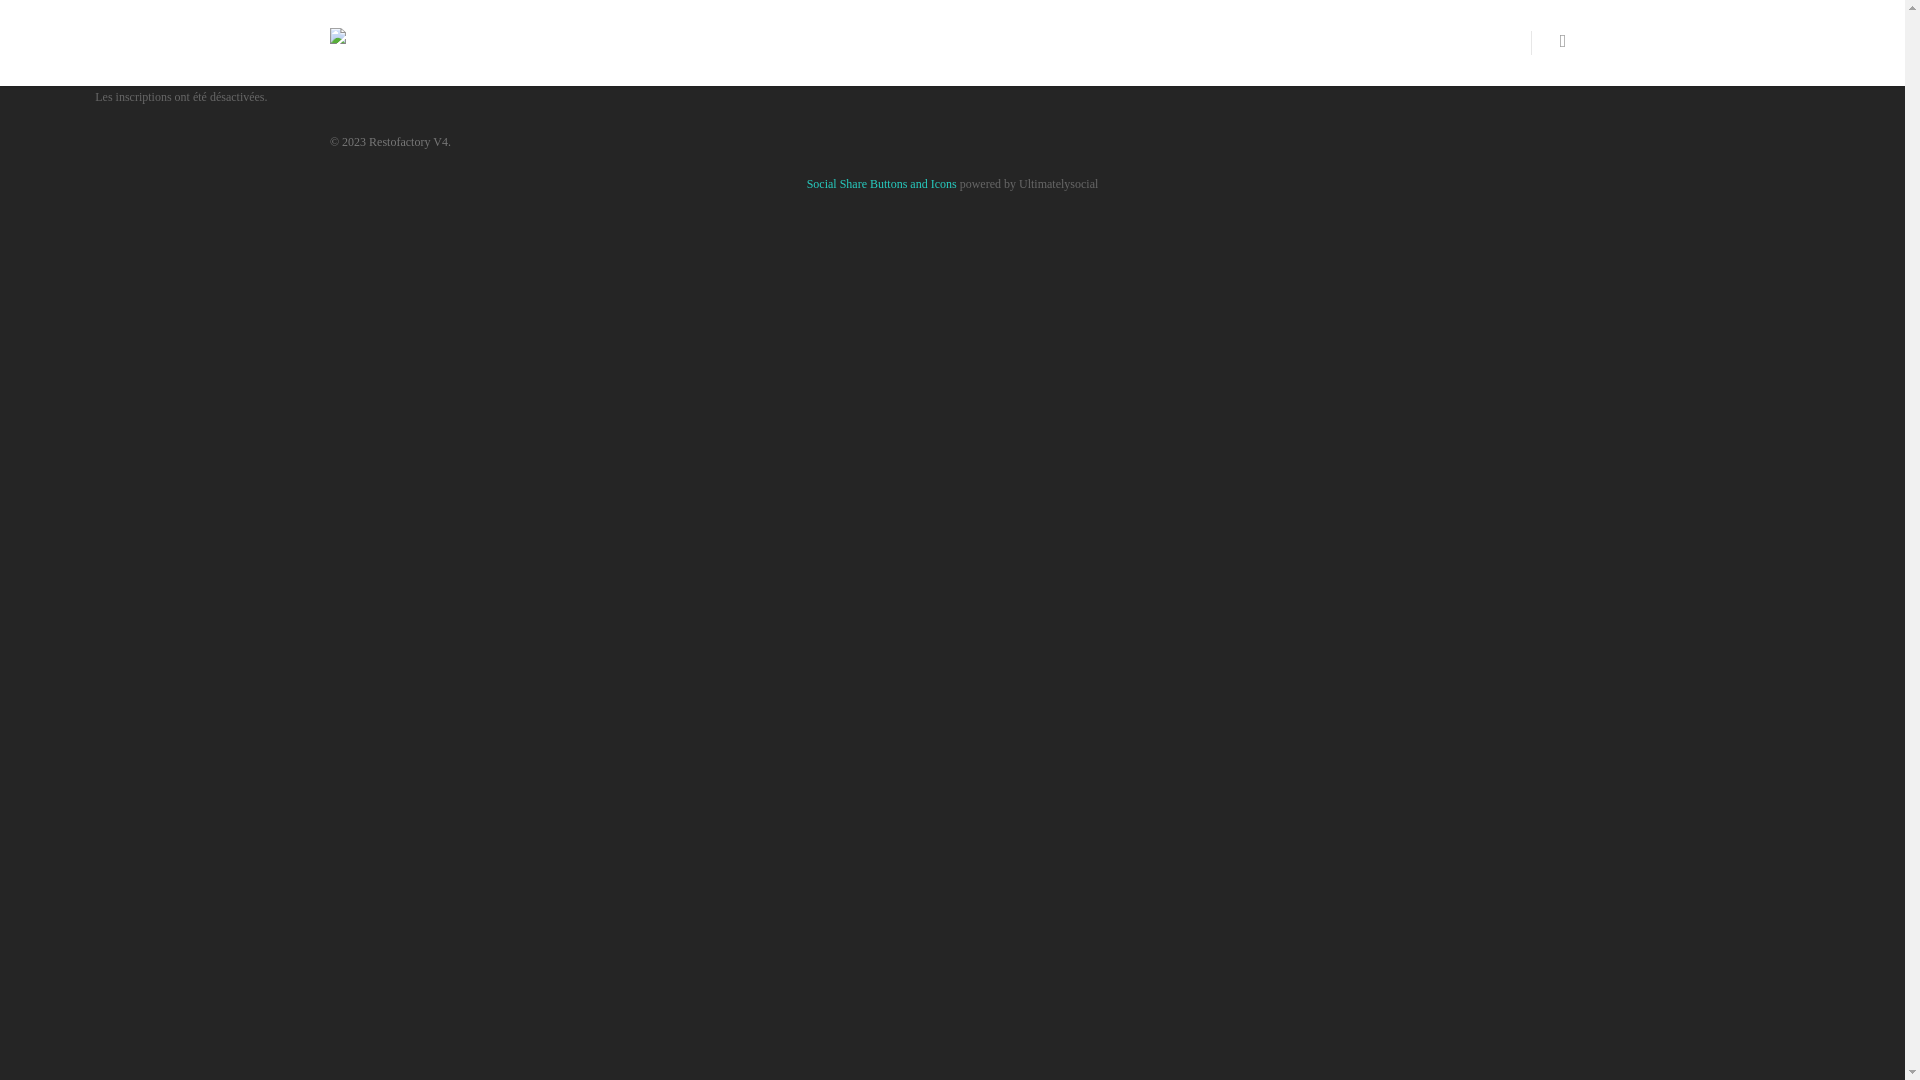 The image size is (1920, 1080). I want to click on 'Social Share Buttons and Icons', so click(881, 184).